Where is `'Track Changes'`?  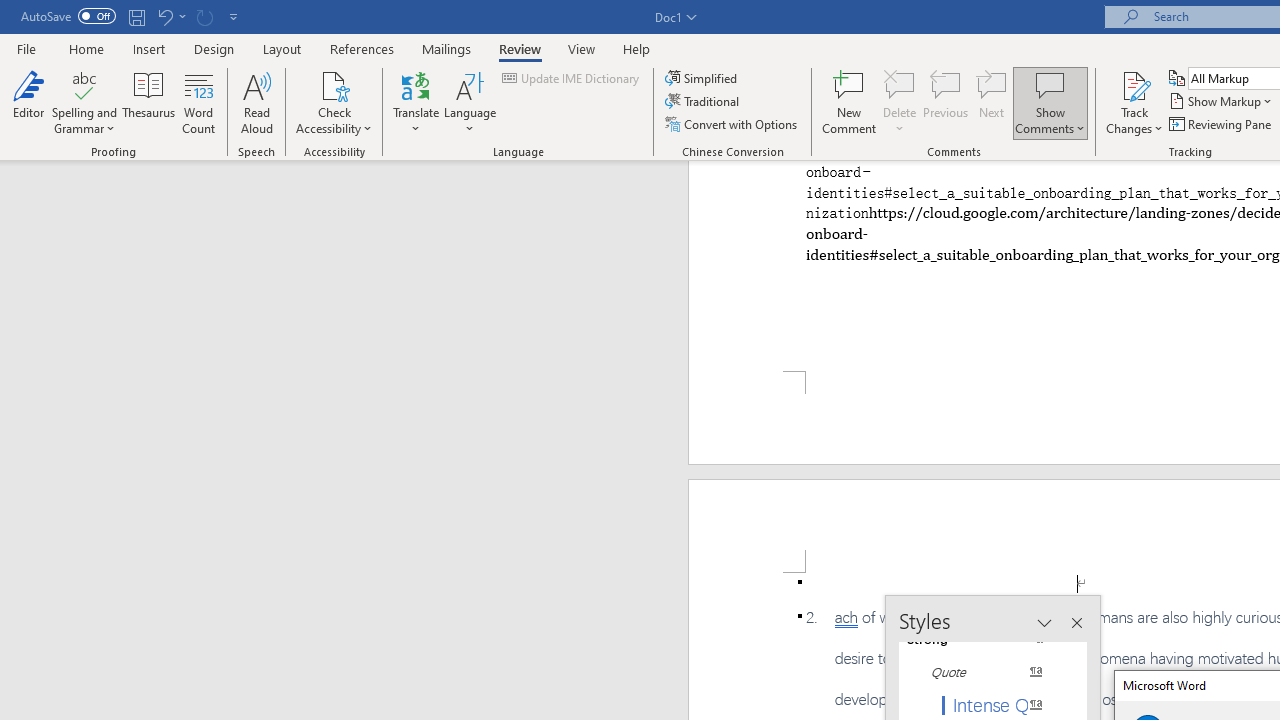
'Track Changes' is located at coordinates (1134, 103).